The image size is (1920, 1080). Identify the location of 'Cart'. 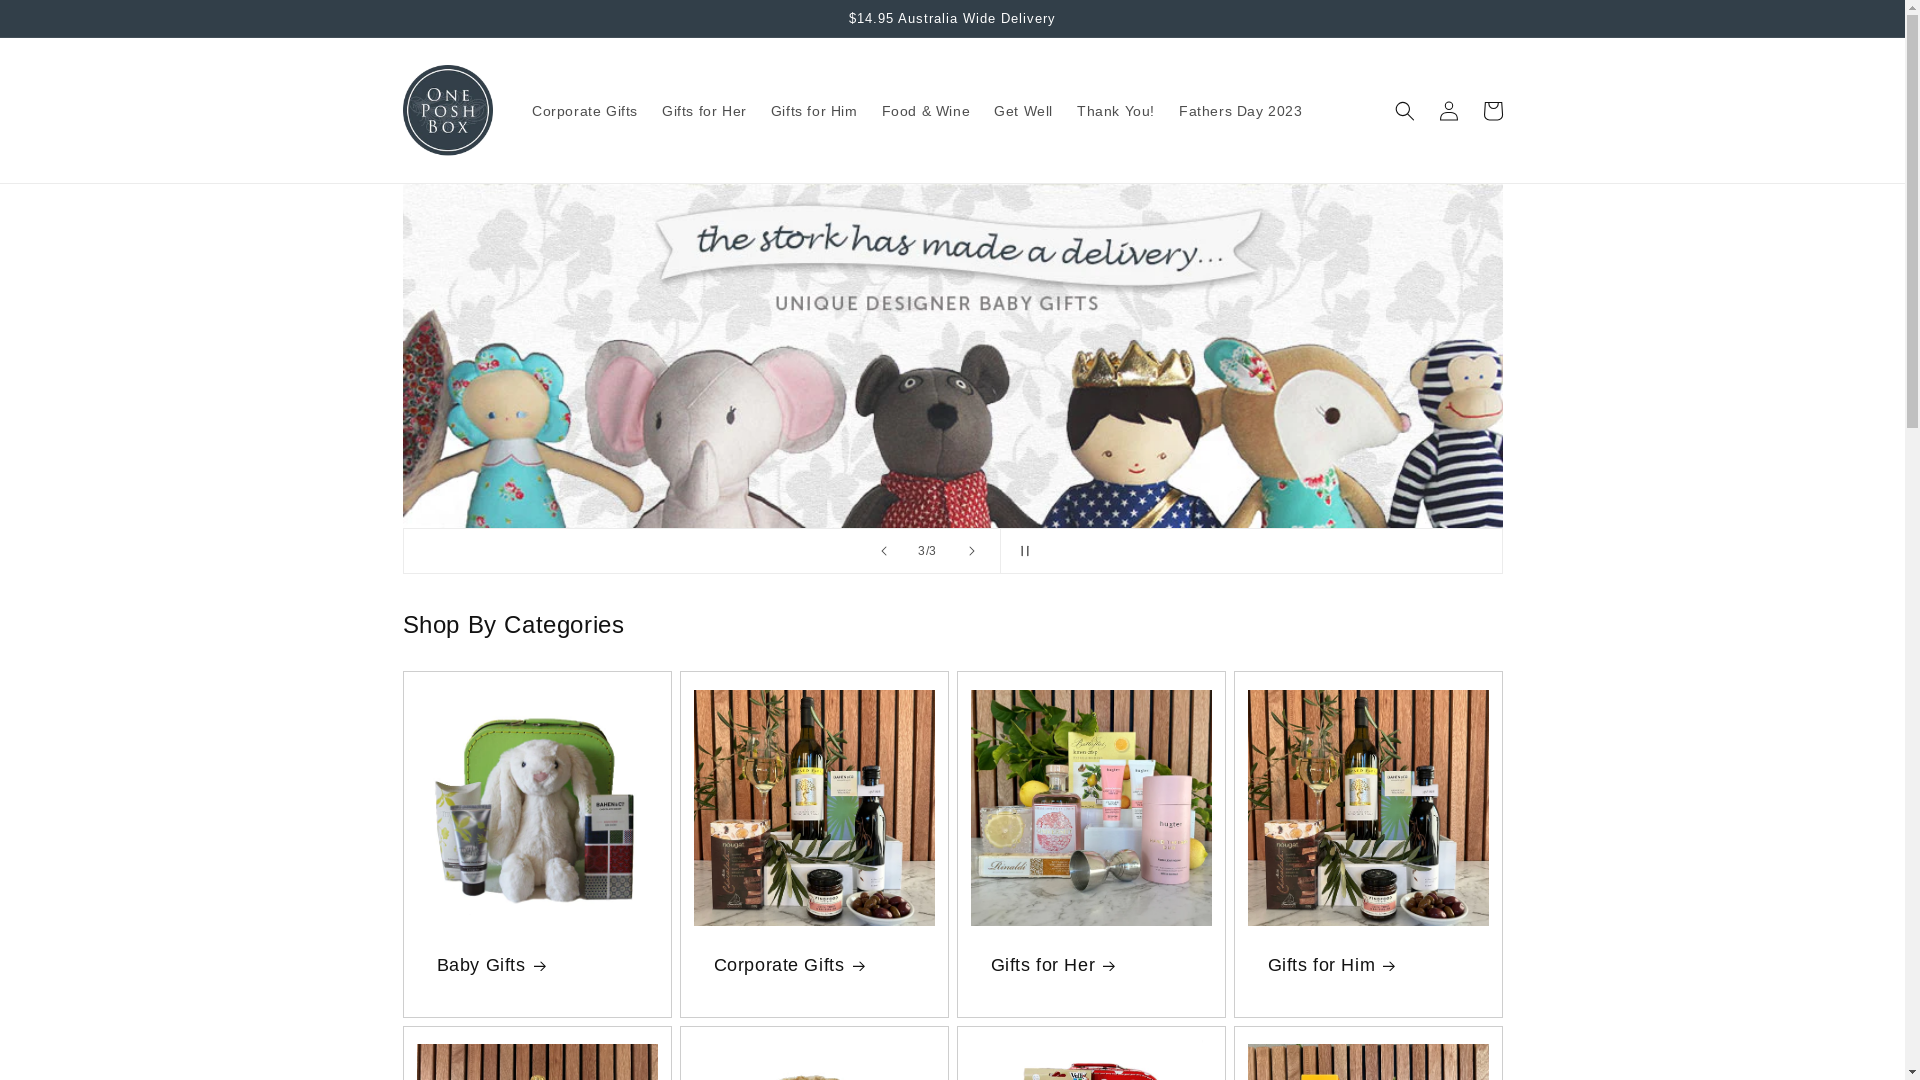
(1492, 111).